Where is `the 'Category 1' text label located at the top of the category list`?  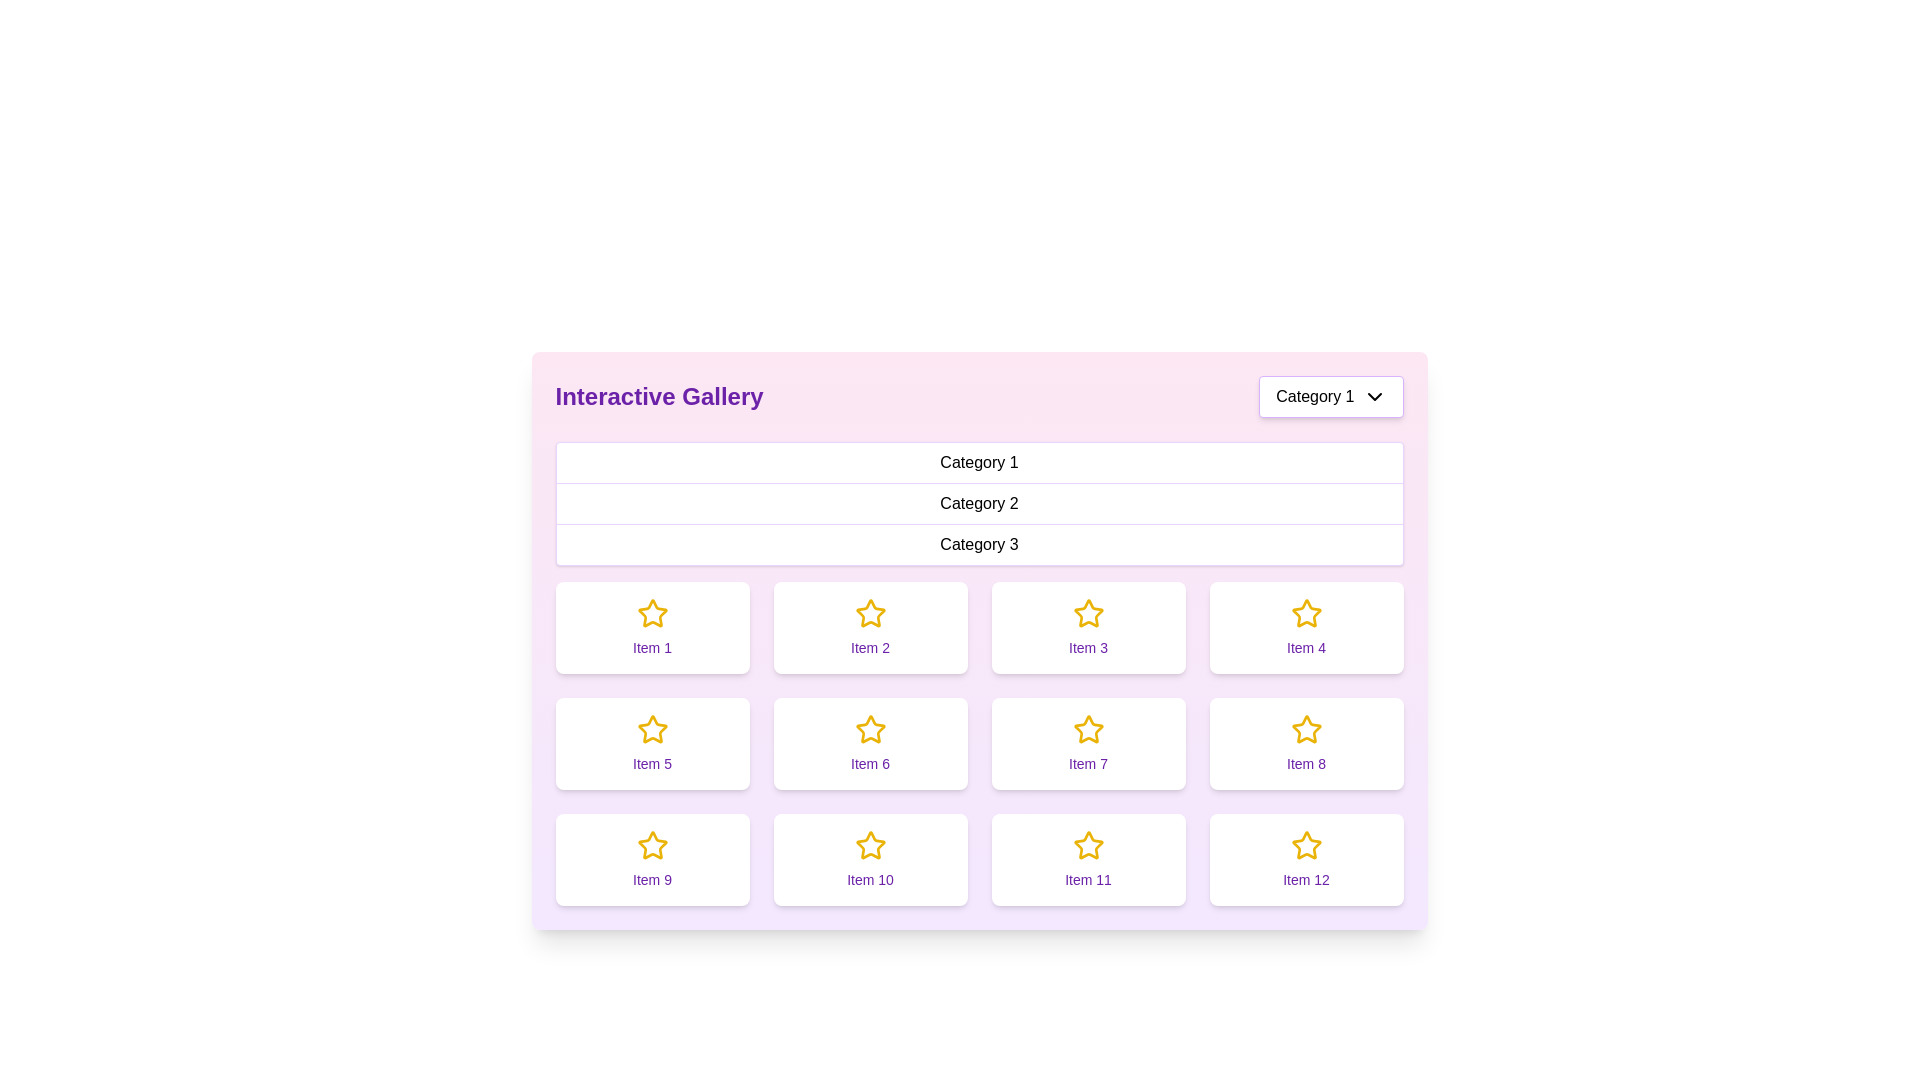 the 'Category 1' text label located at the top of the category list is located at coordinates (979, 463).